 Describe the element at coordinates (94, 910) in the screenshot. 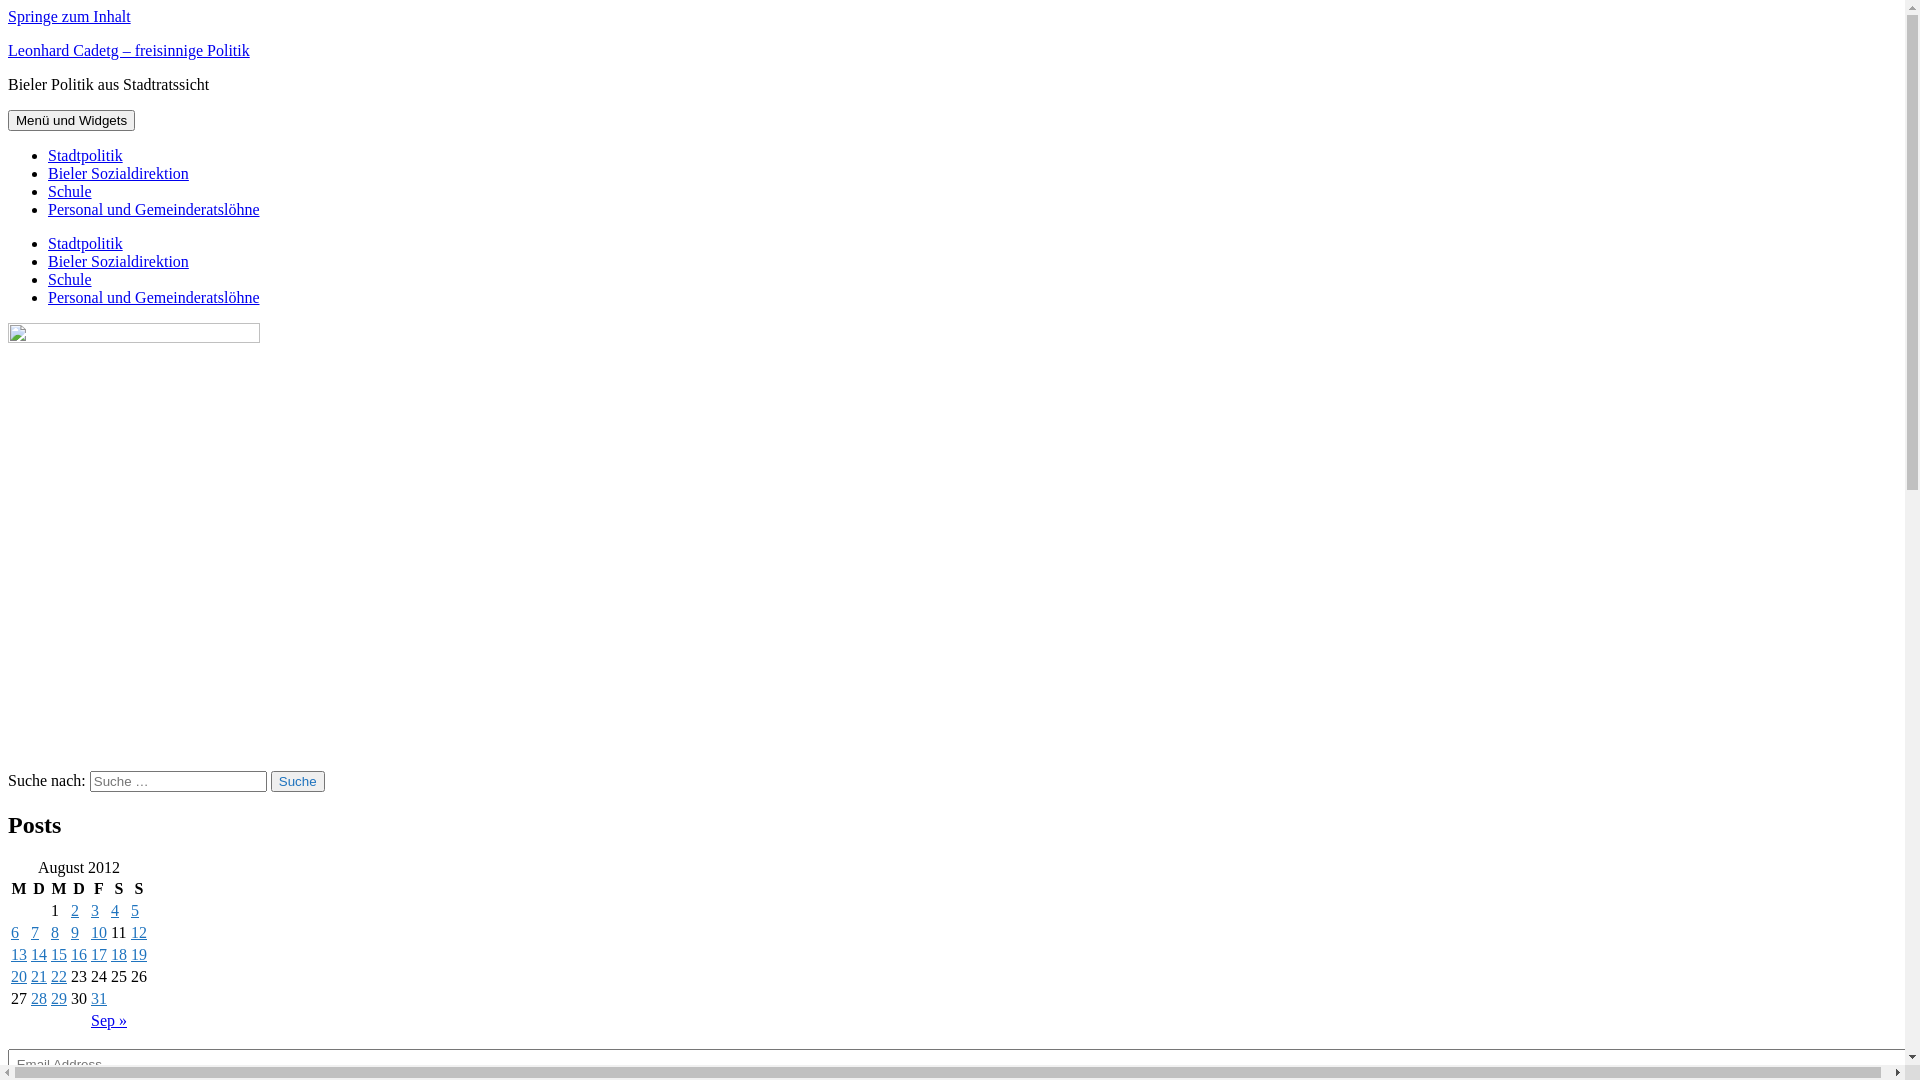

I see `'3'` at that location.